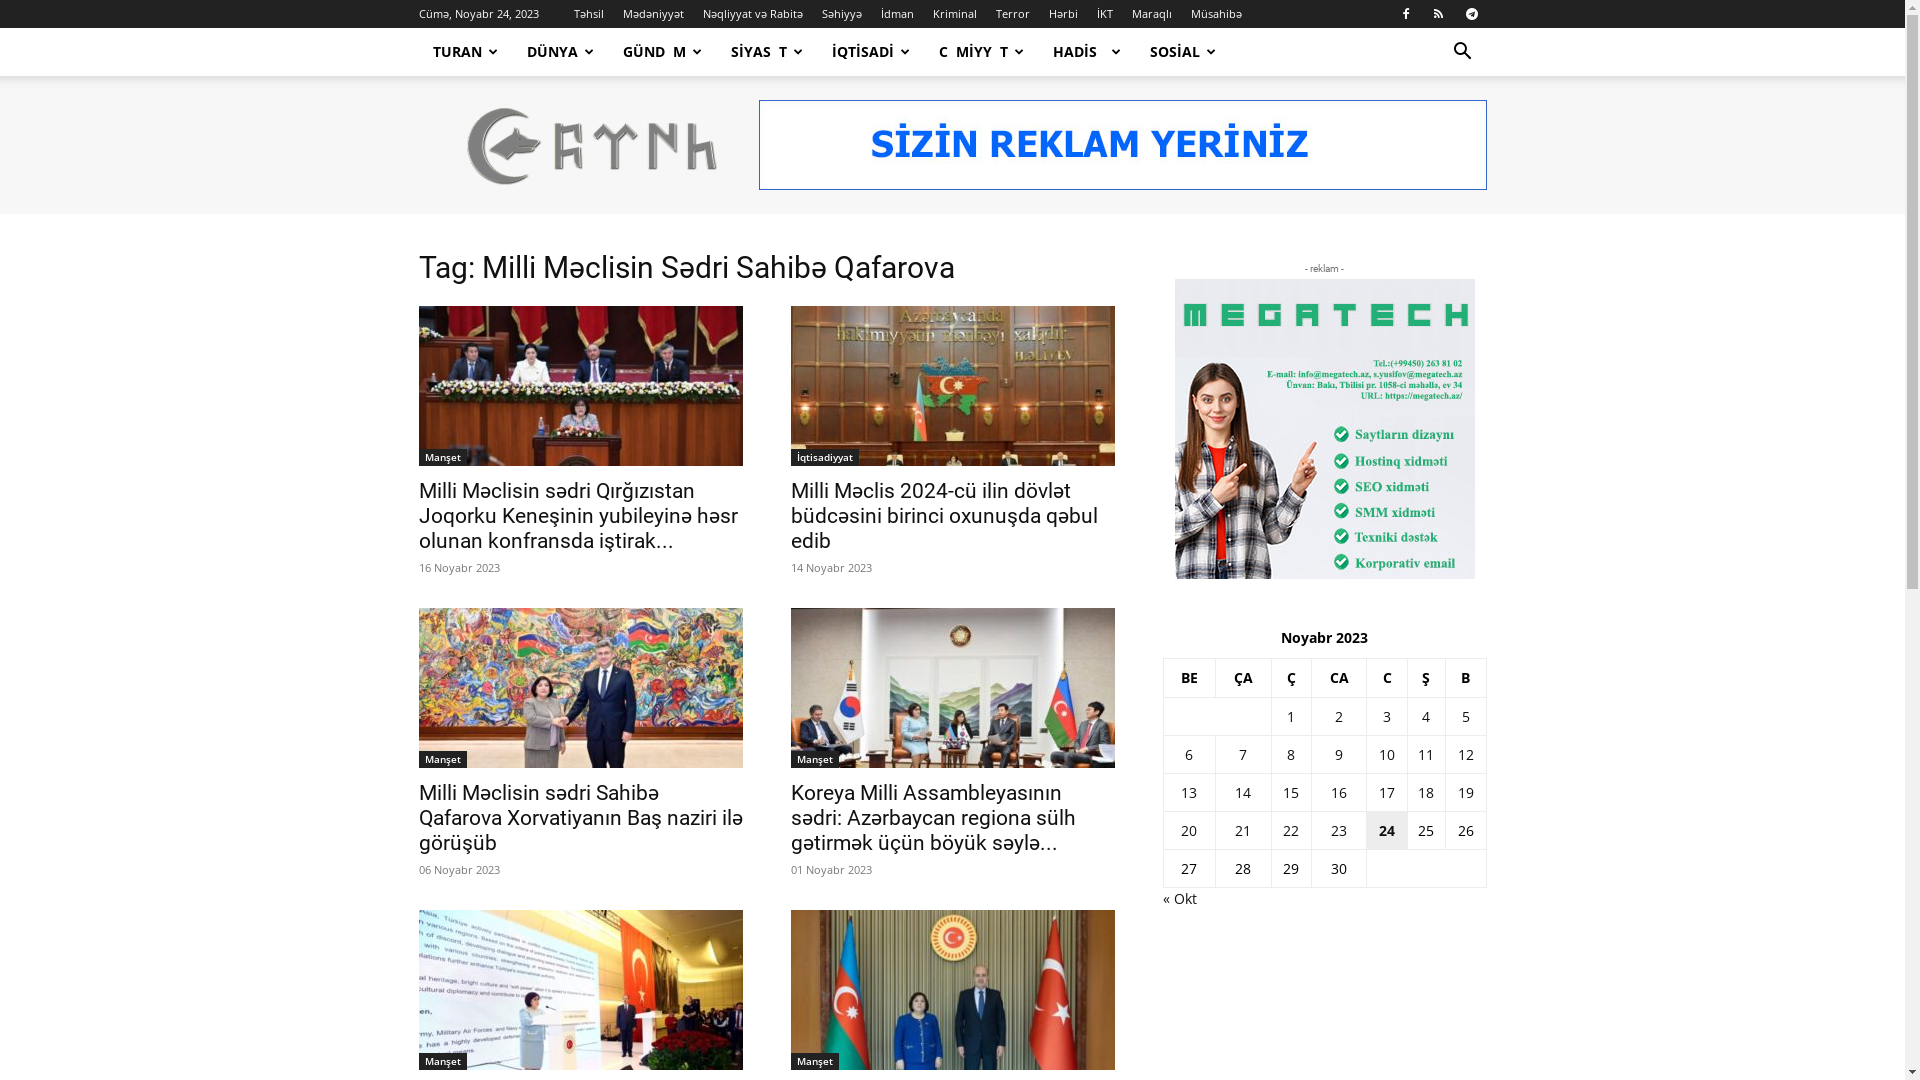 The image size is (1920, 1080). What do you see at coordinates (1377, 830) in the screenshot?
I see `'24'` at bounding box center [1377, 830].